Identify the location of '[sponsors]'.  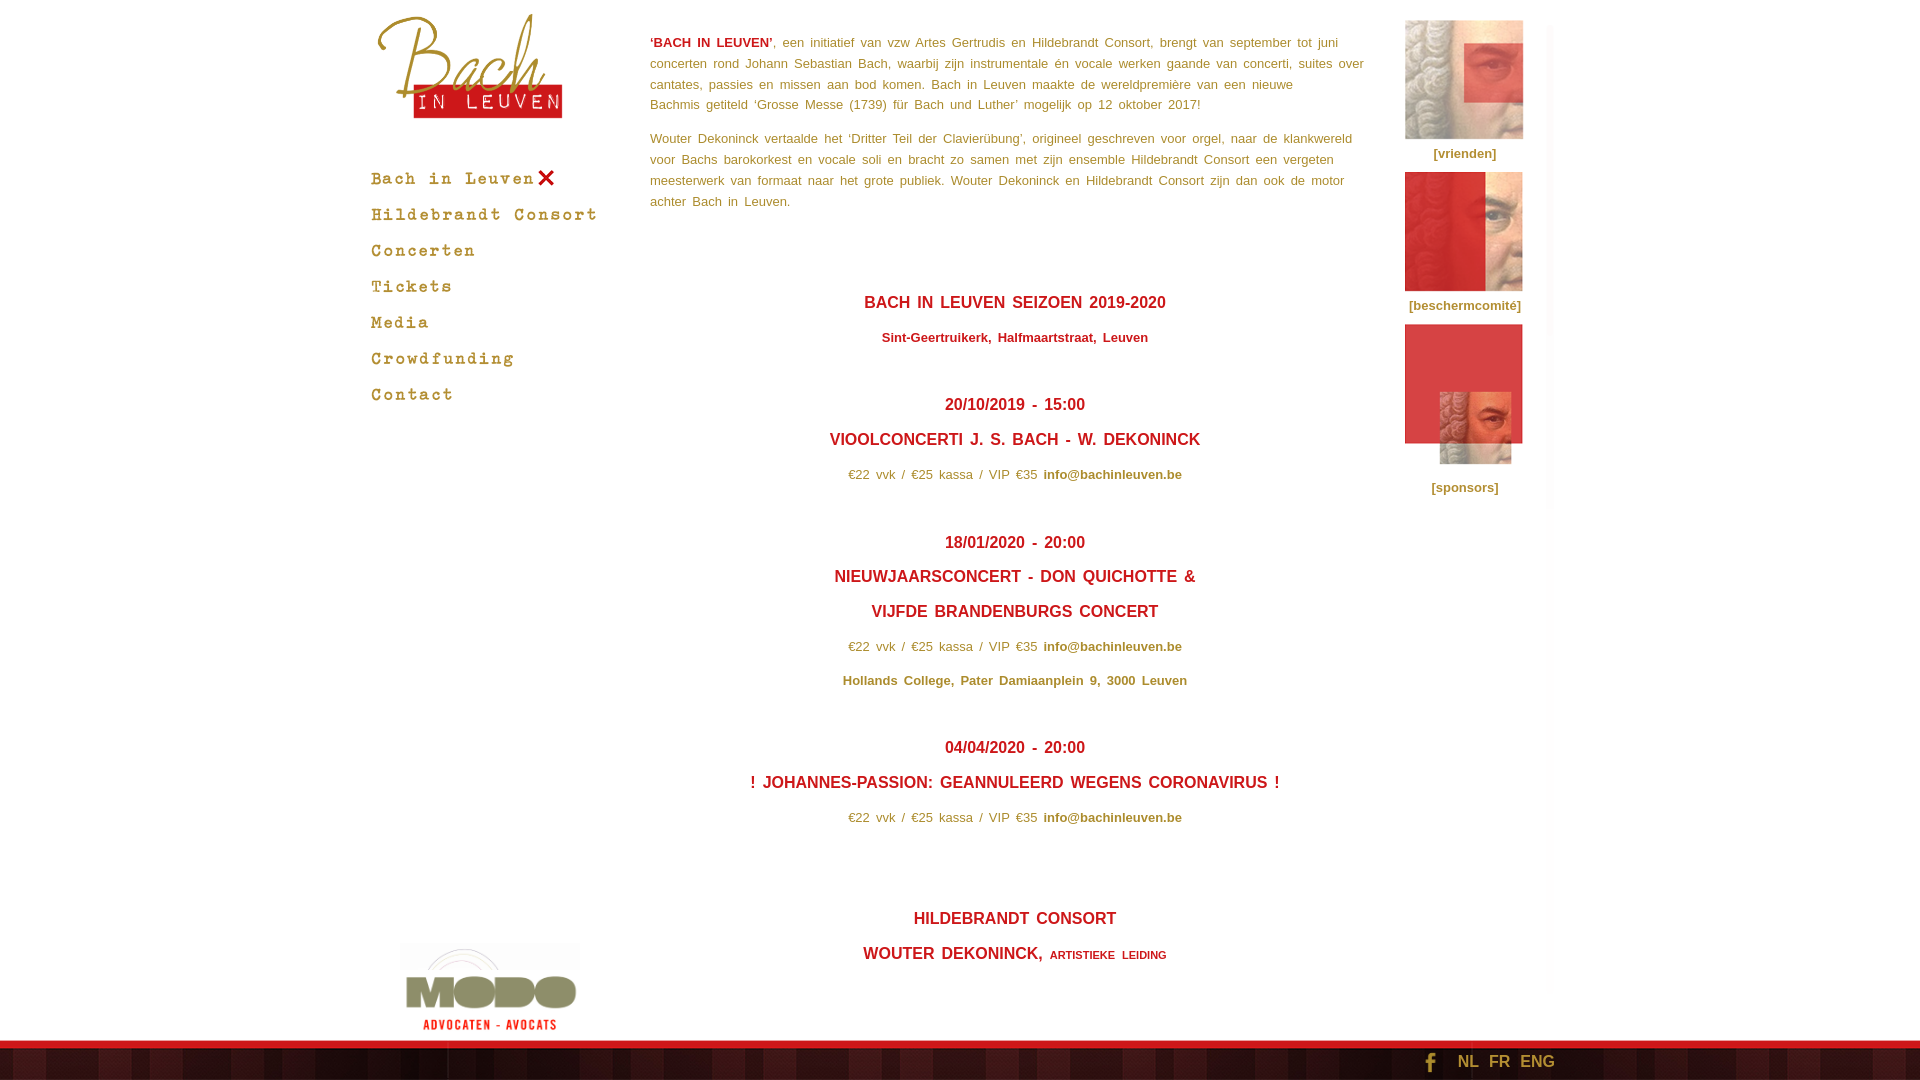
(1464, 487).